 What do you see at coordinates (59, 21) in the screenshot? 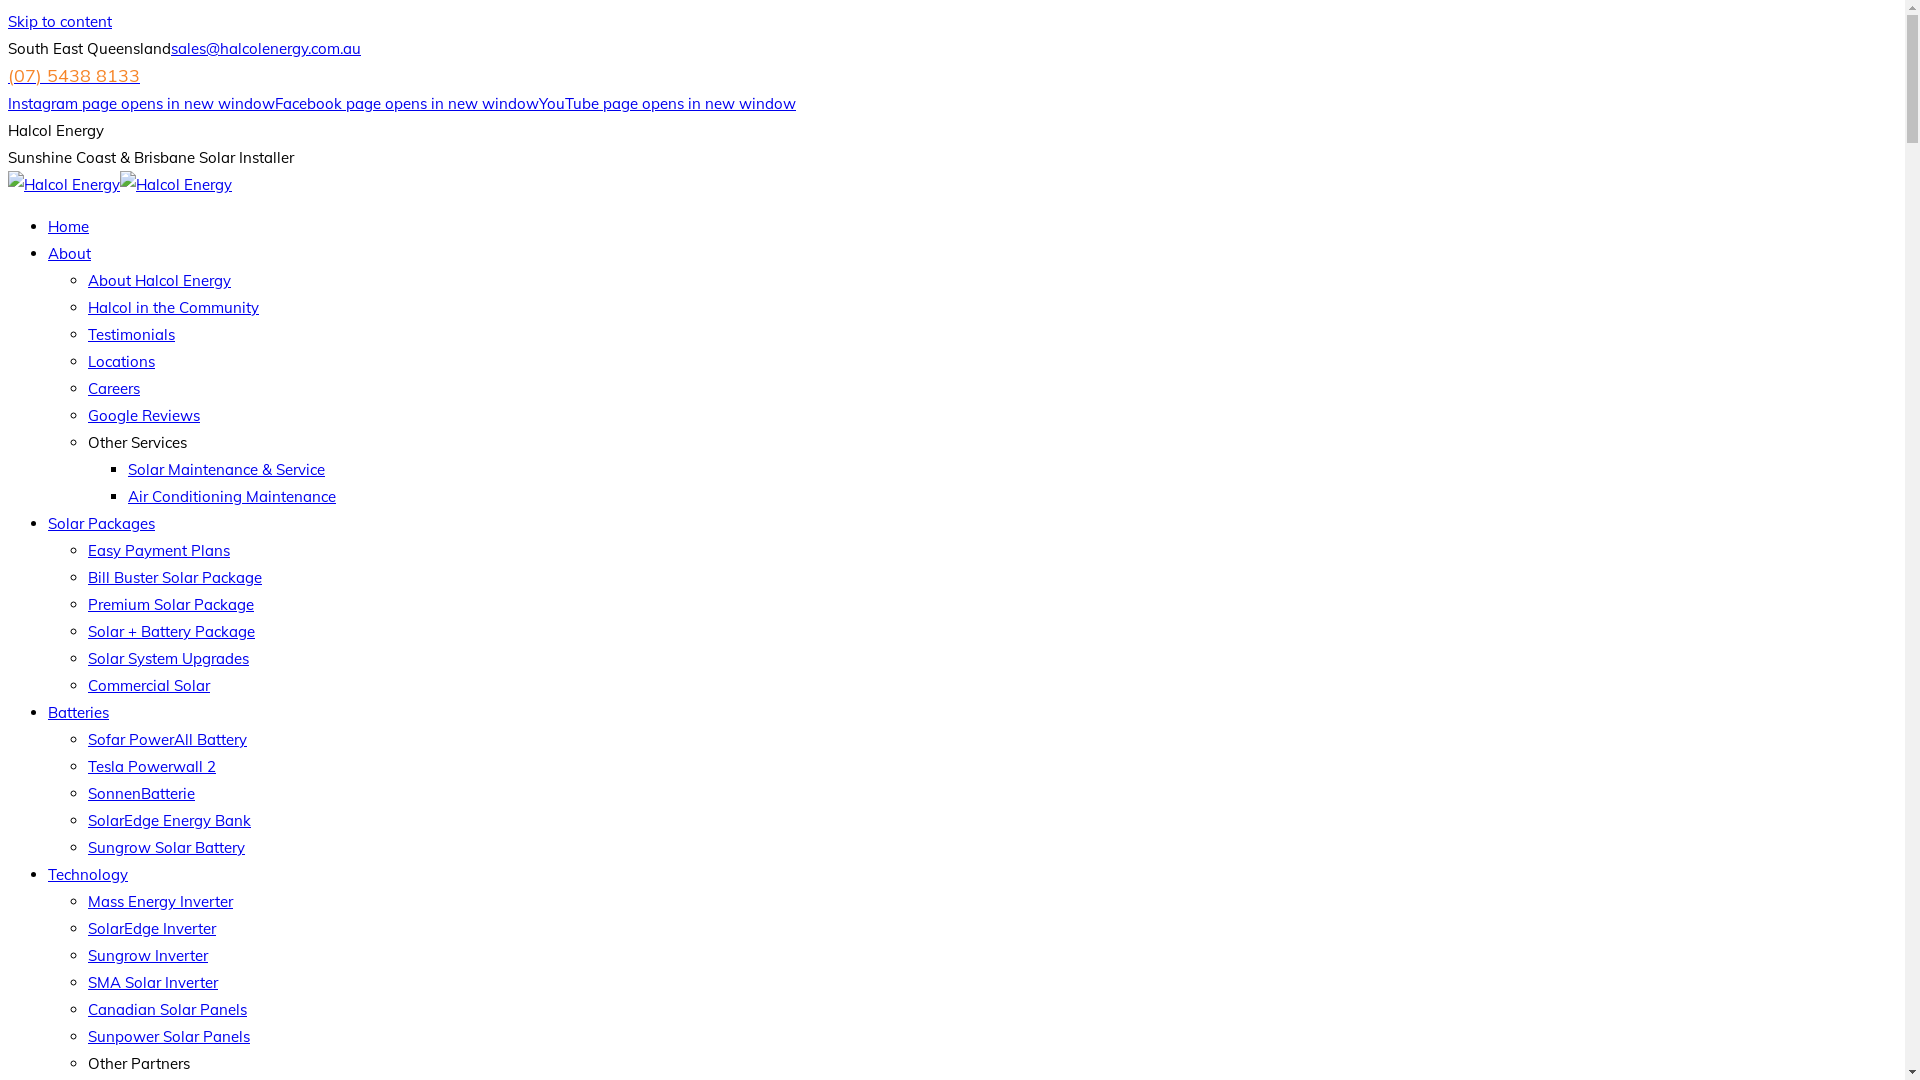
I see `'Skip to content'` at bounding box center [59, 21].